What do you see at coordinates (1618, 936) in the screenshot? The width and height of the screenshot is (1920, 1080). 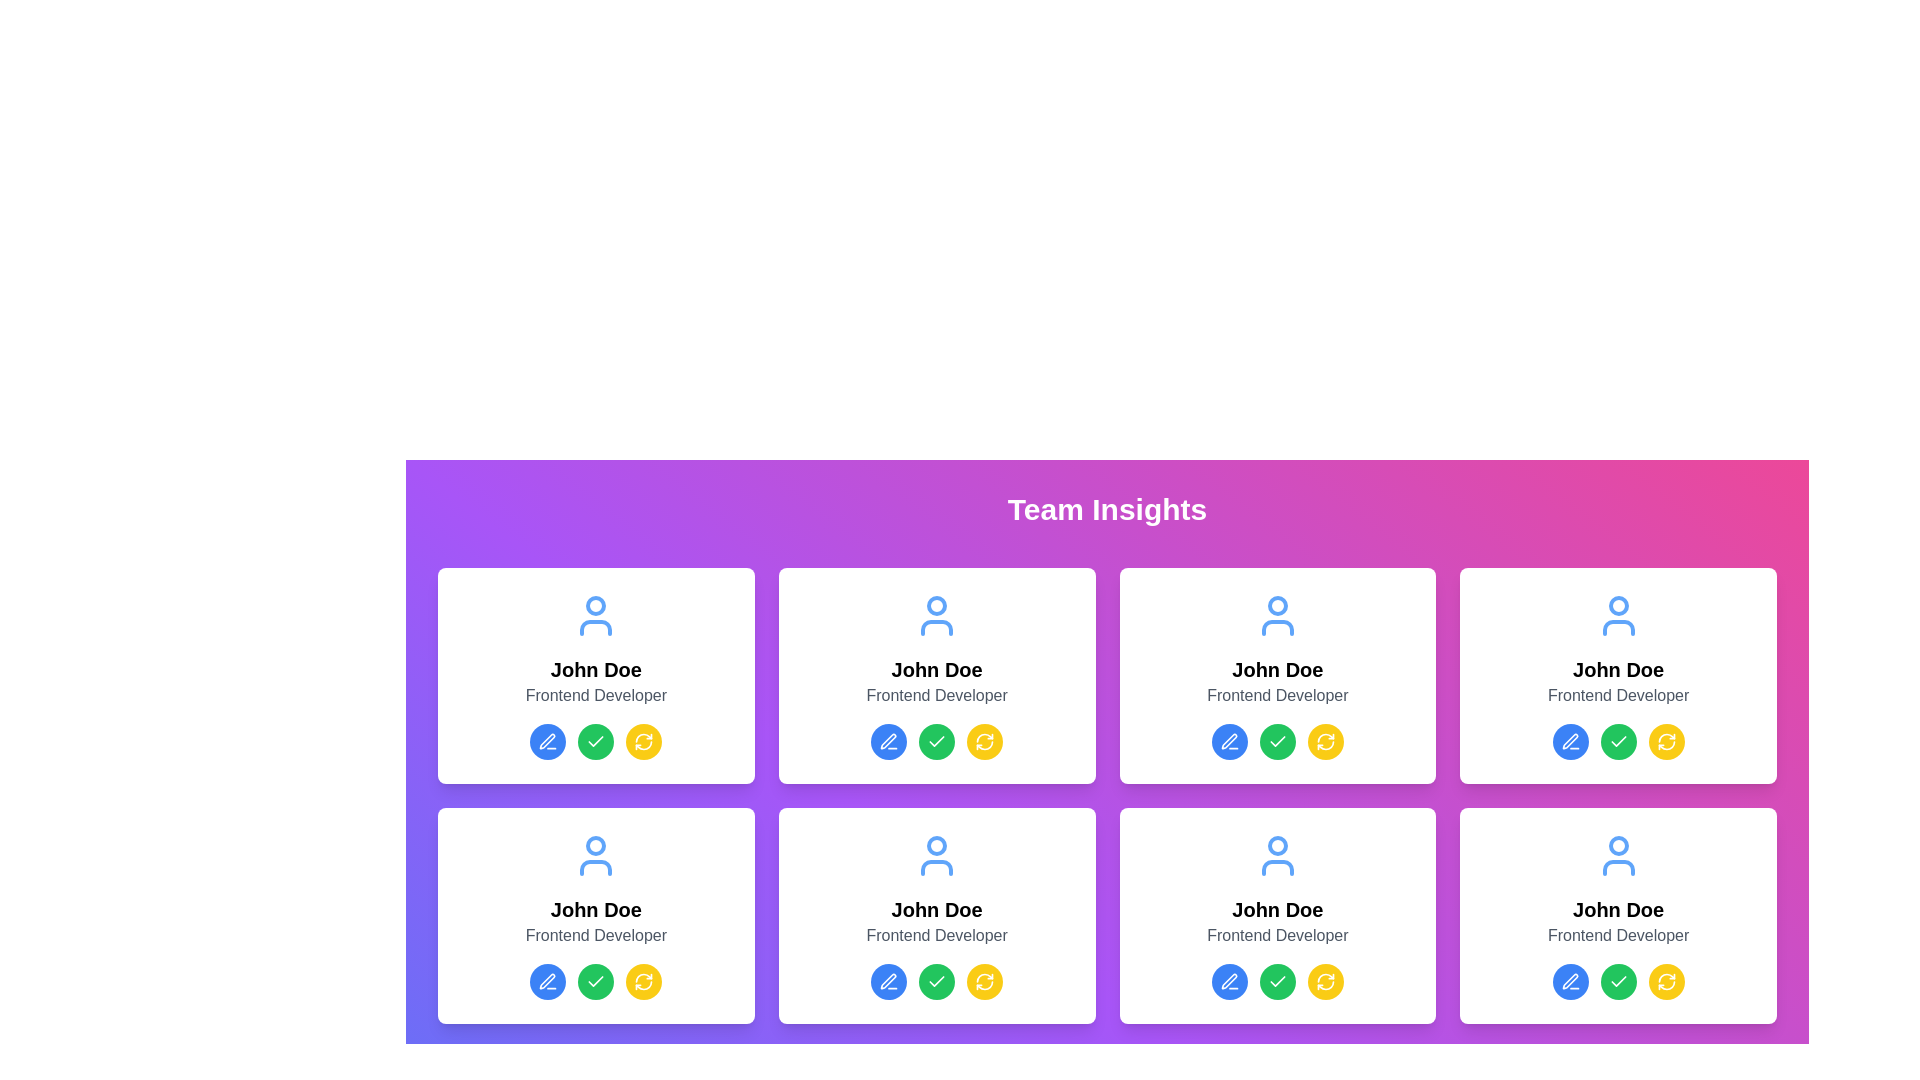 I see `the text label indicating the role or job title associated with the profile card located beneath 'John Doe' in the last card of the second row` at bounding box center [1618, 936].